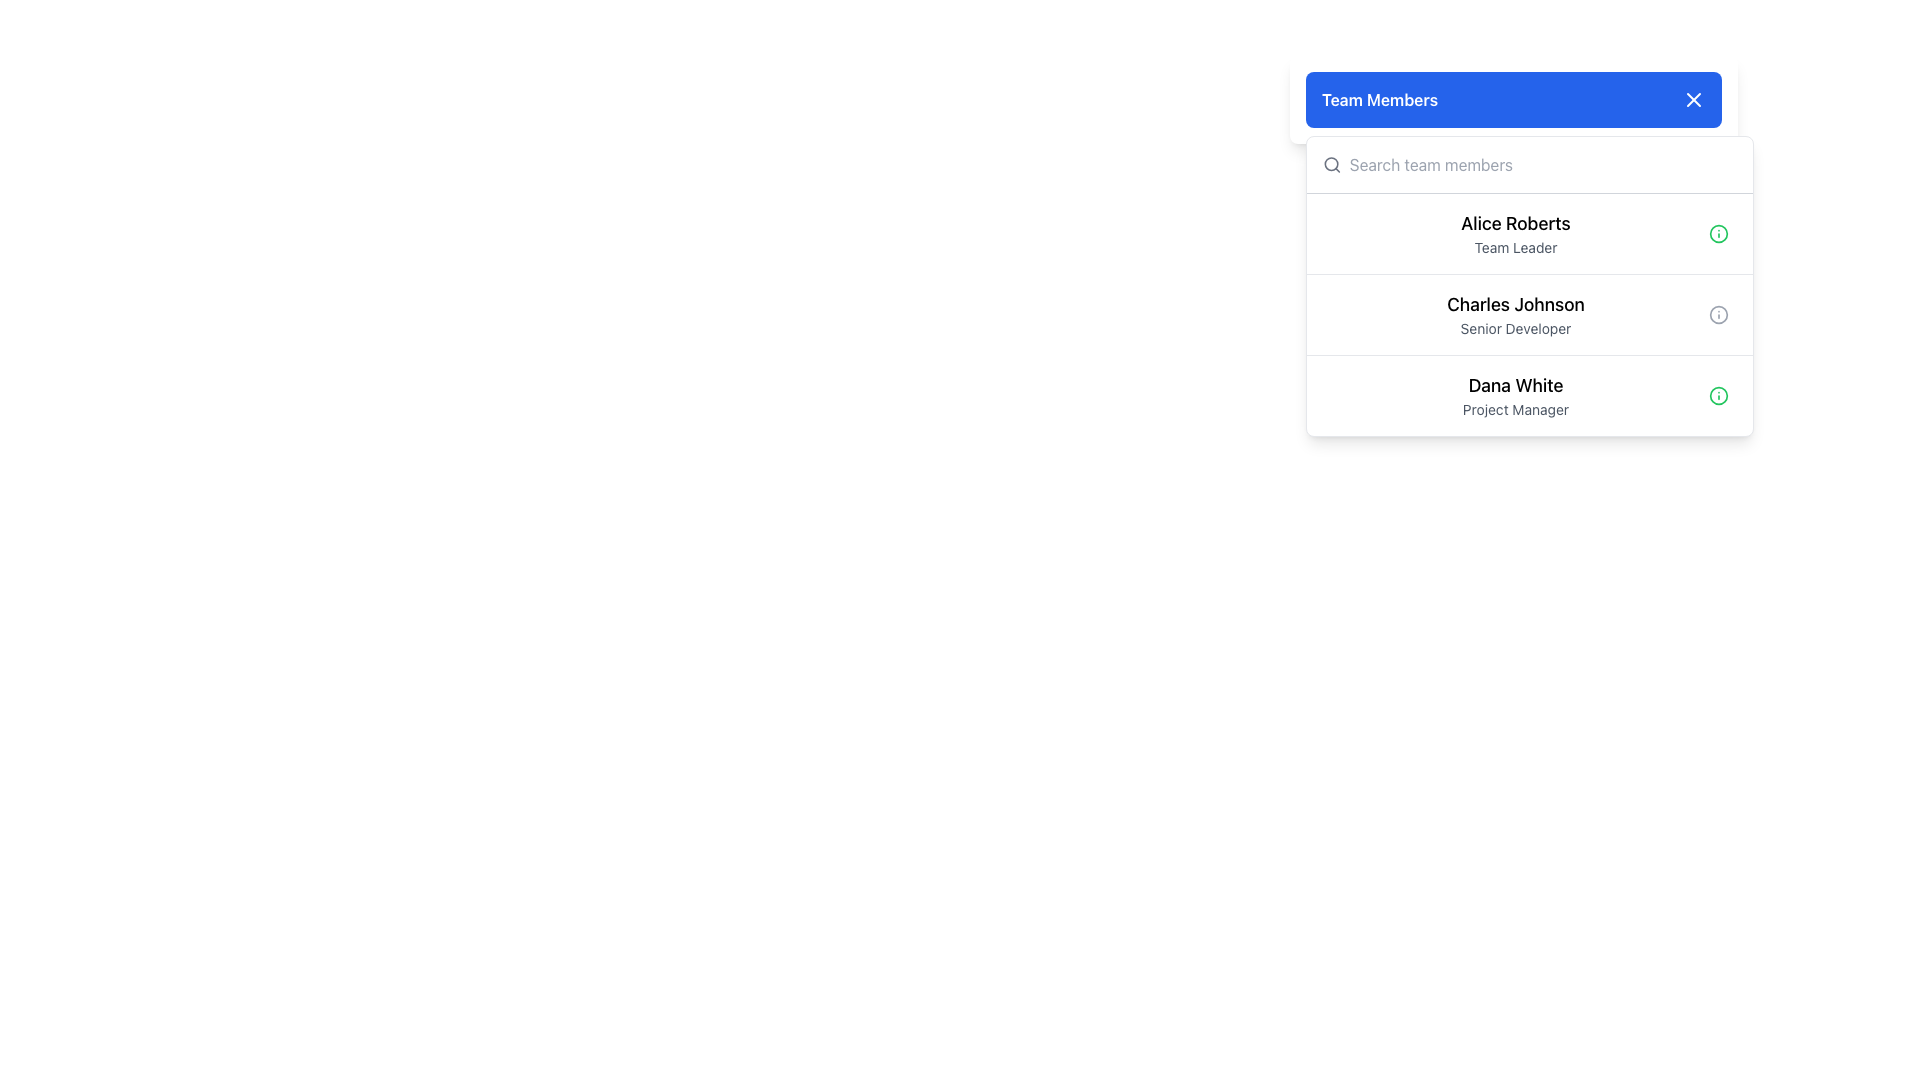  I want to click on the magnifying glass icon located next to the 'Search team members' input field, so click(1332, 164).